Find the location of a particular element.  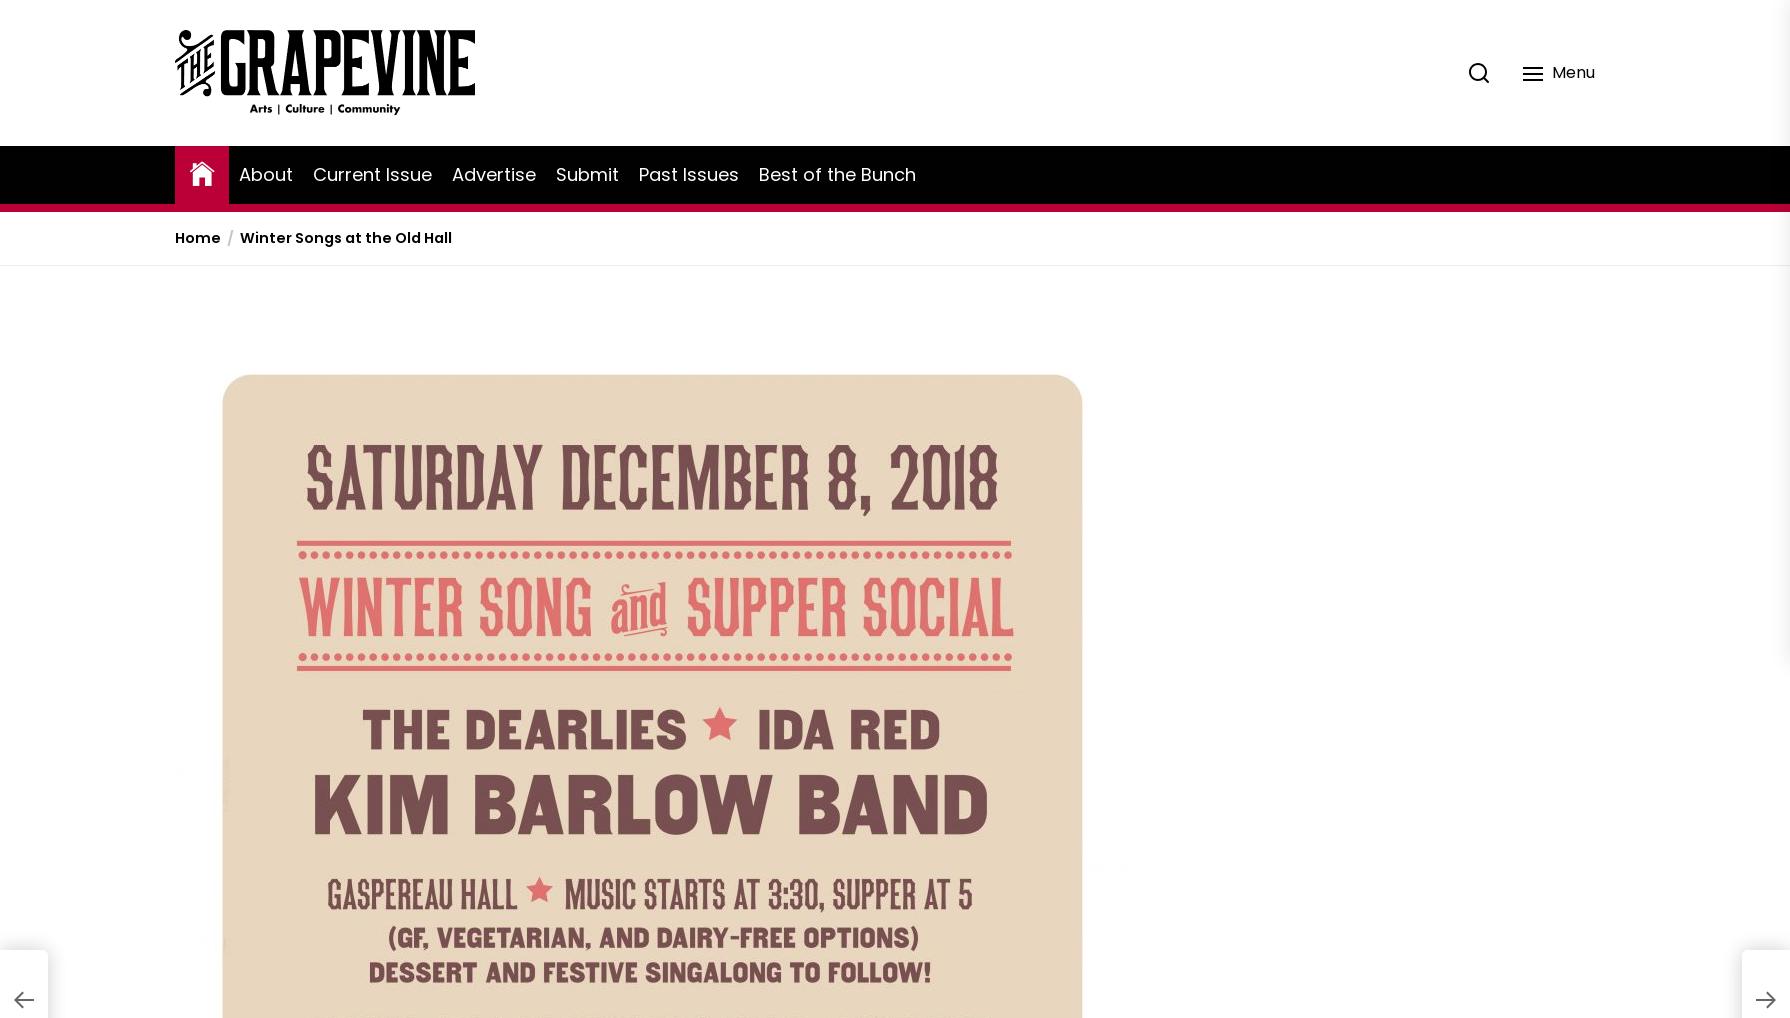

'Winter Songs at the Old Hall' is located at coordinates (346, 237).